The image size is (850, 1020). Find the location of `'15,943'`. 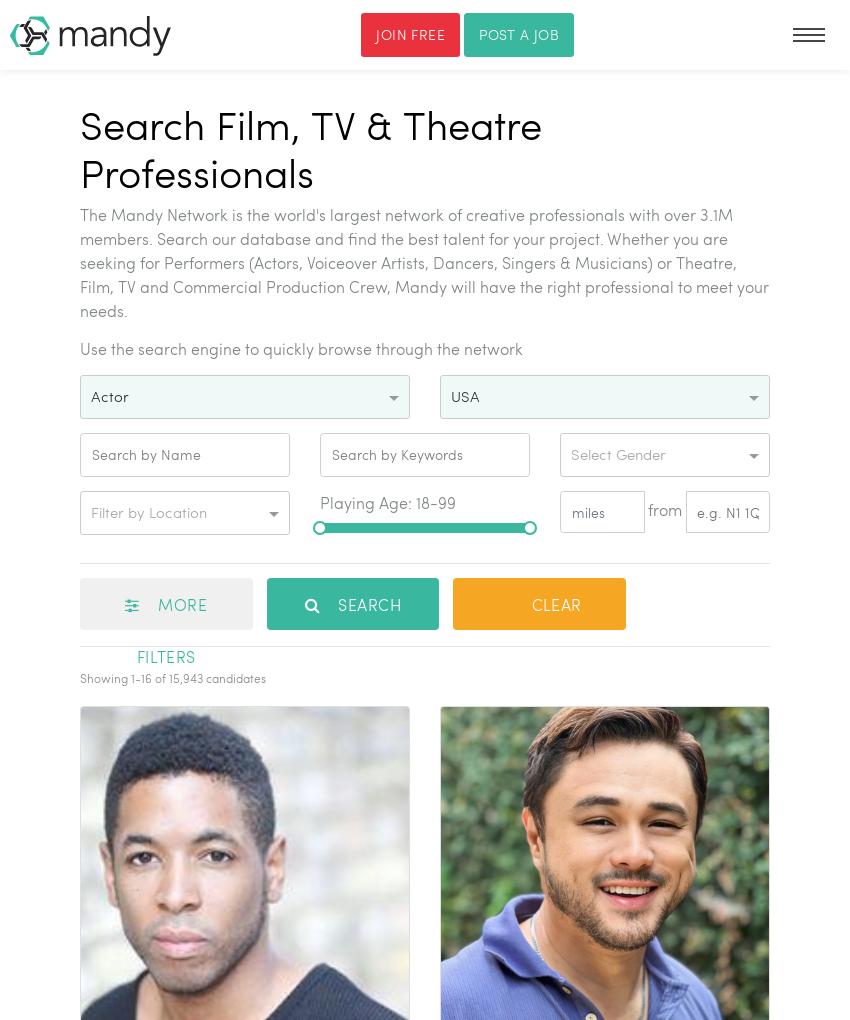

'15,943' is located at coordinates (184, 676).